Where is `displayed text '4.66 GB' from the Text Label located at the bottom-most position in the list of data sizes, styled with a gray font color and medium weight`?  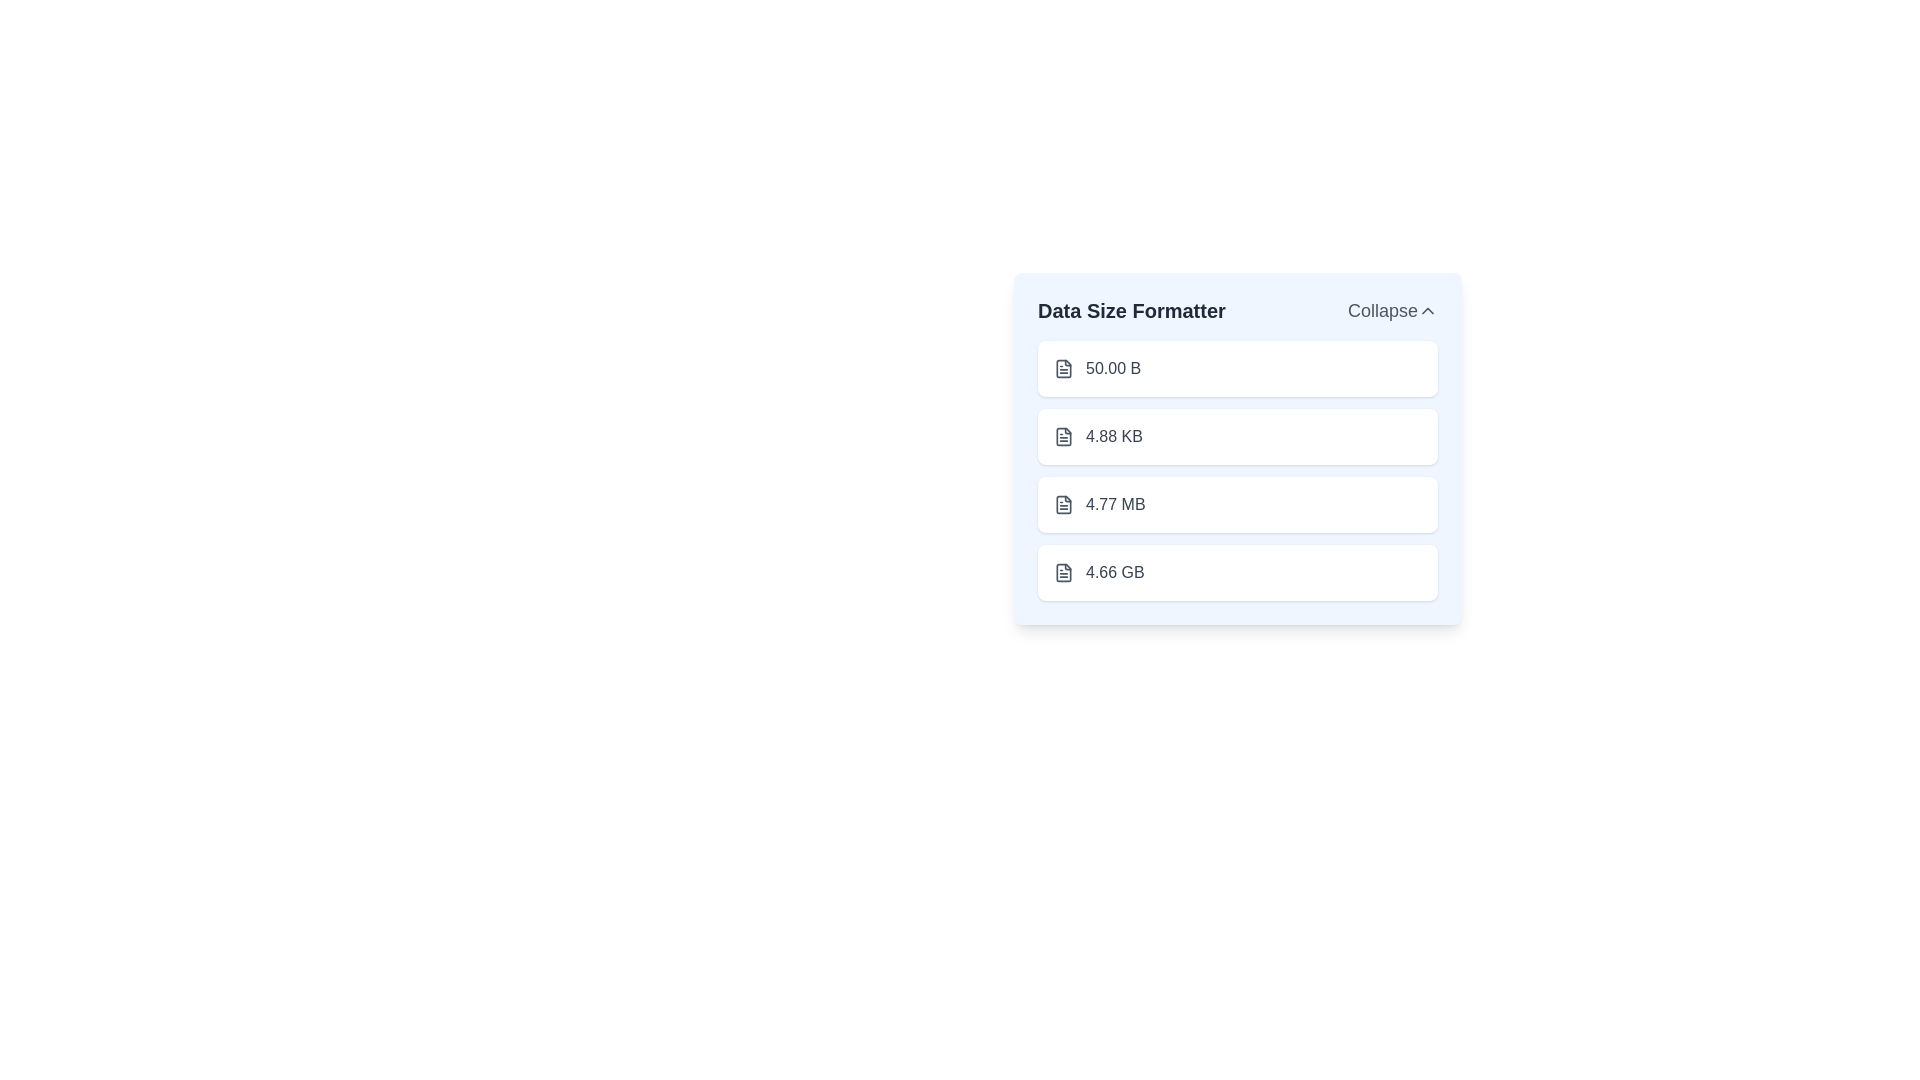 displayed text '4.66 GB' from the Text Label located at the bottom-most position in the list of data sizes, styled with a gray font color and medium weight is located at coordinates (1114, 573).